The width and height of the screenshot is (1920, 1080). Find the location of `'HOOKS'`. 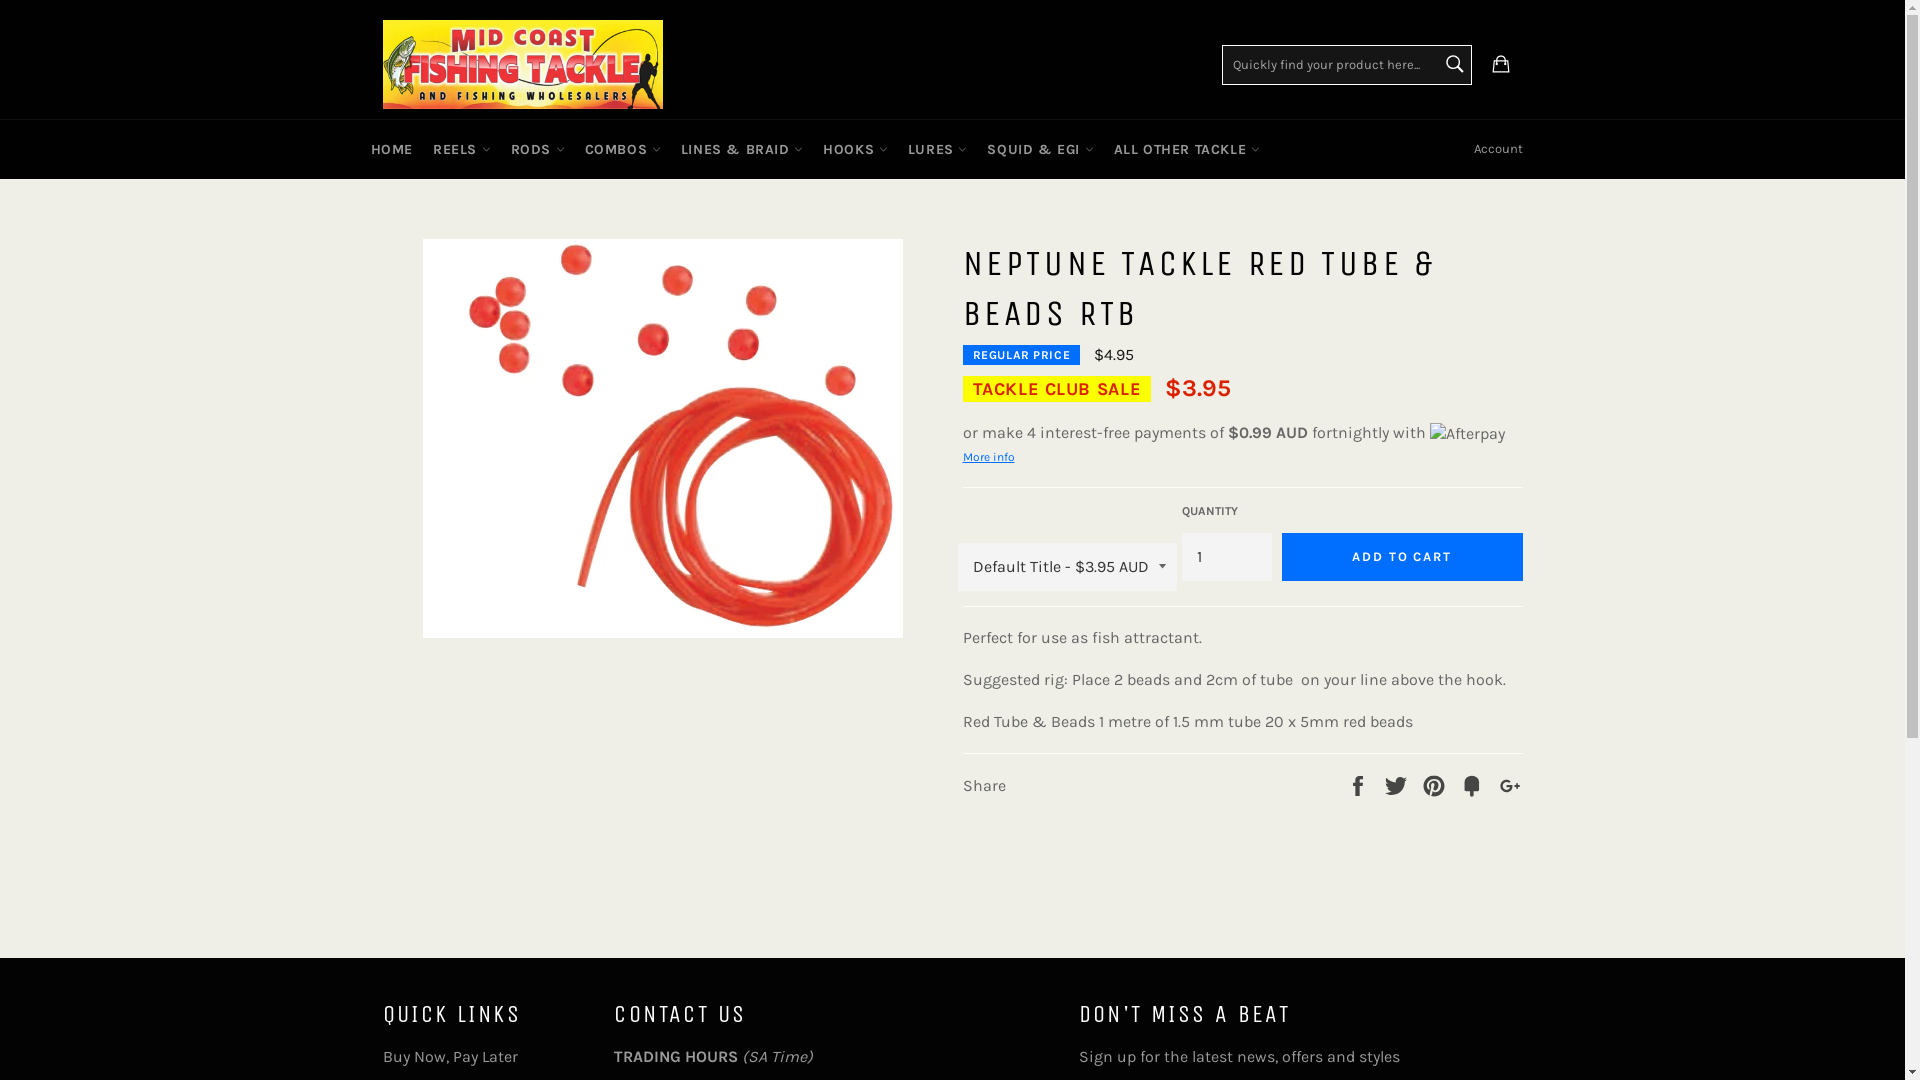

'HOOKS' is located at coordinates (855, 148).